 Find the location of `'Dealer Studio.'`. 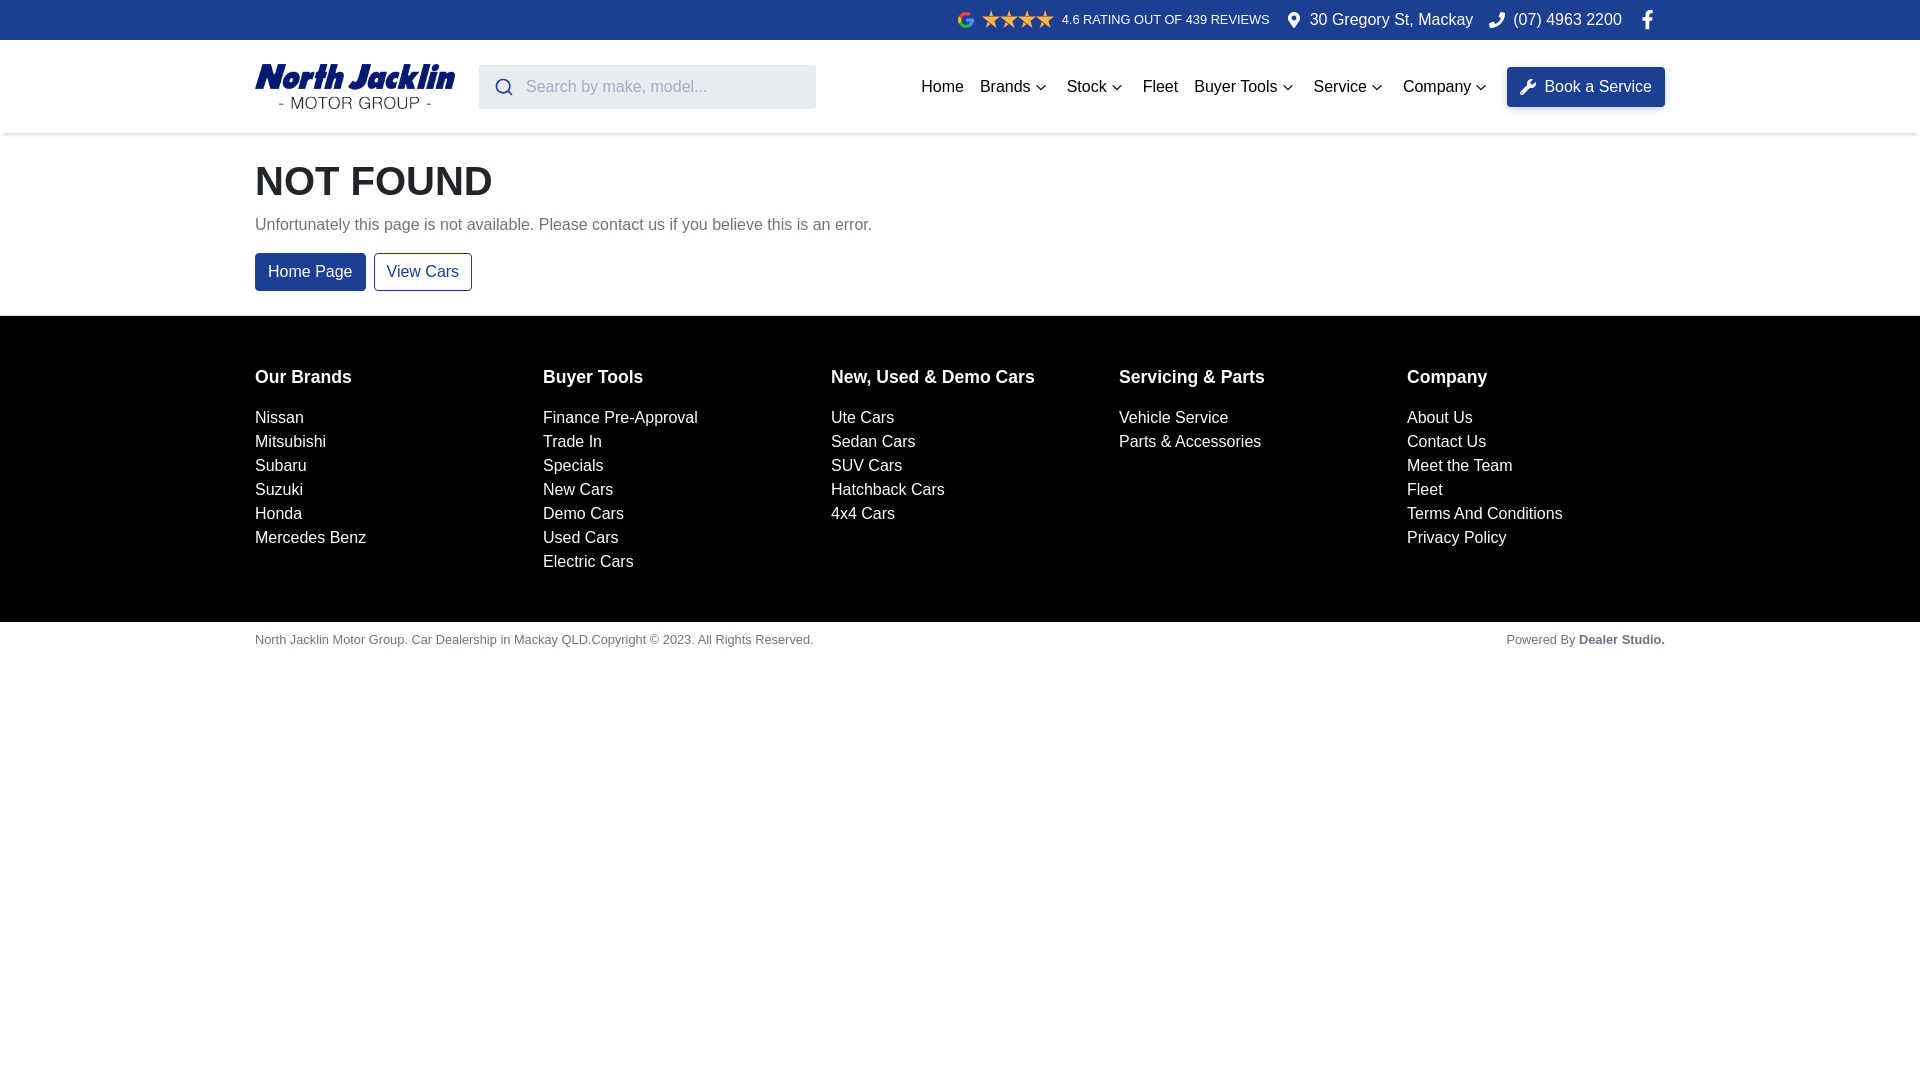

'Dealer Studio.' is located at coordinates (1578, 639).